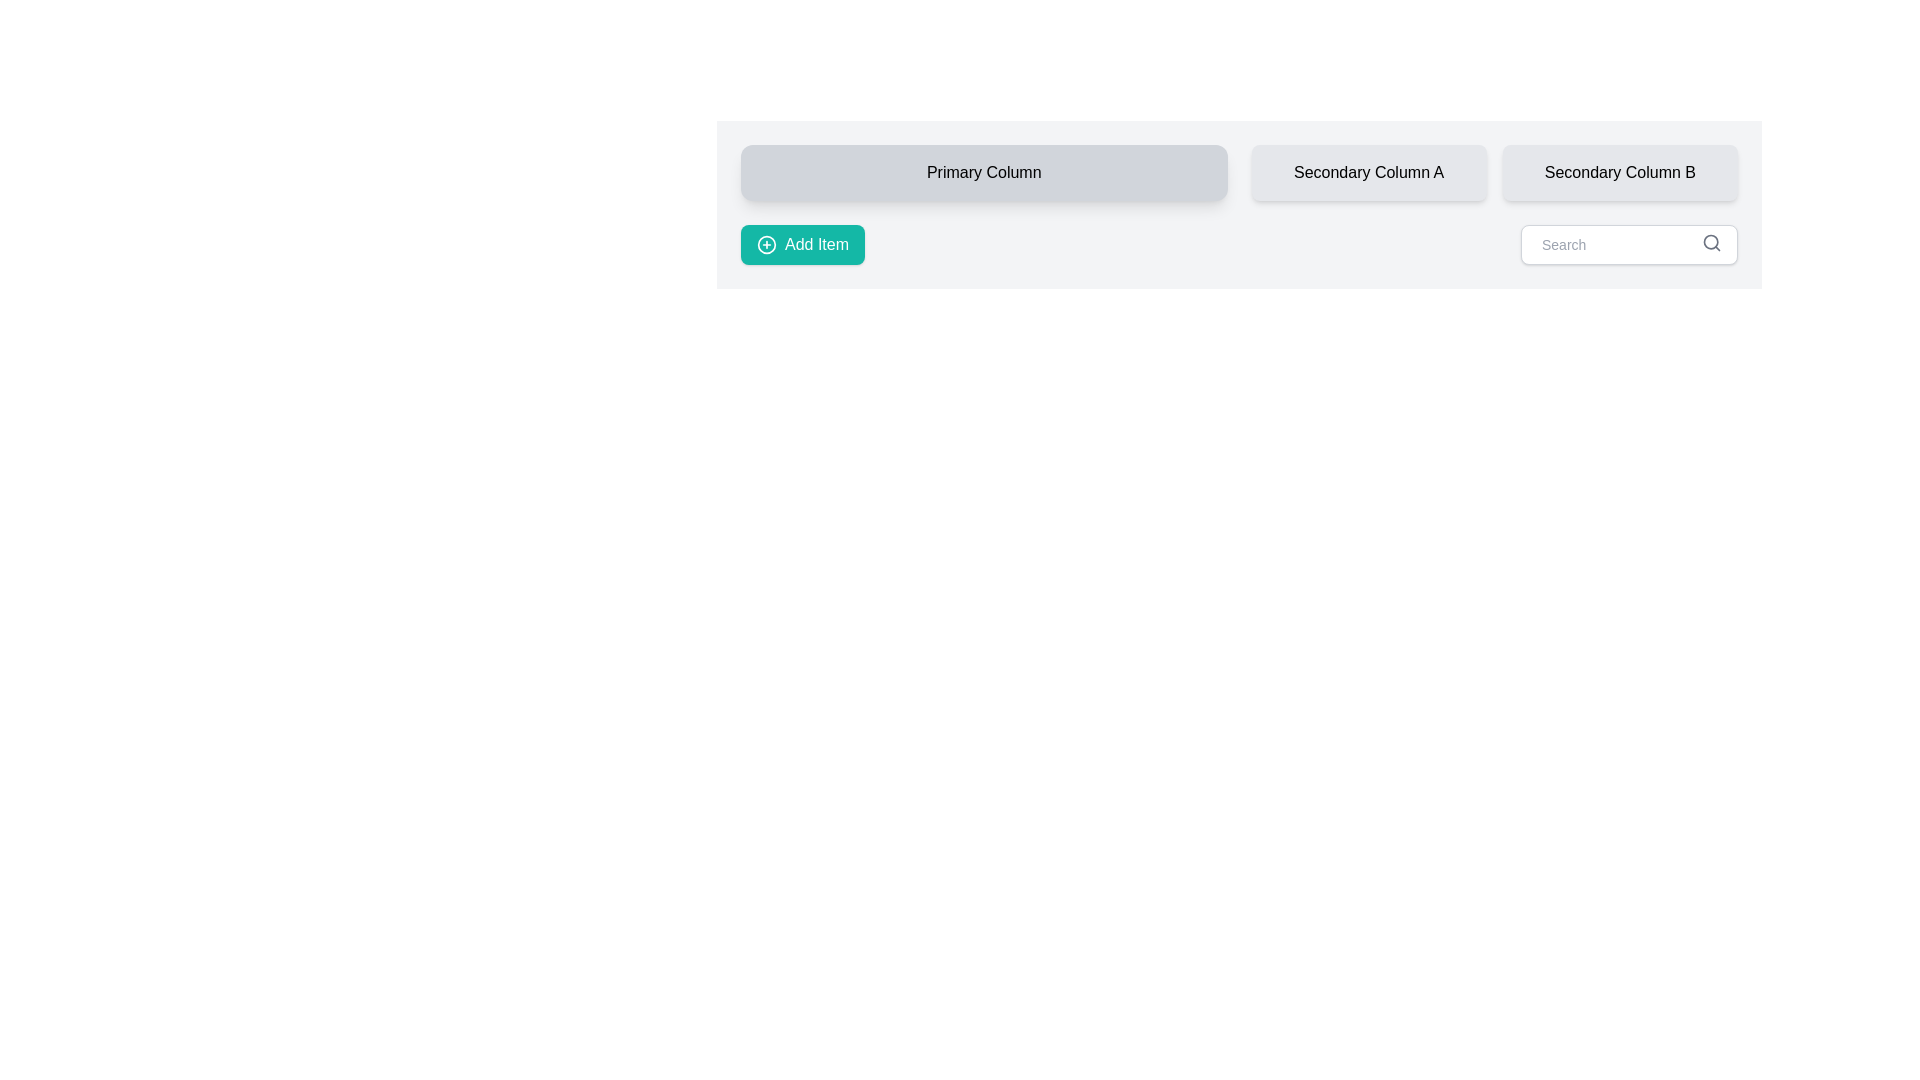 The width and height of the screenshot is (1920, 1080). What do you see at coordinates (1620, 172) in the screenshot?
I see `the static label block with the text 'Secondary Column B', which is a rectangular element with a light gray background and rounded corners located in the upper-right section of the interface` at bounding box center [1620, 172].